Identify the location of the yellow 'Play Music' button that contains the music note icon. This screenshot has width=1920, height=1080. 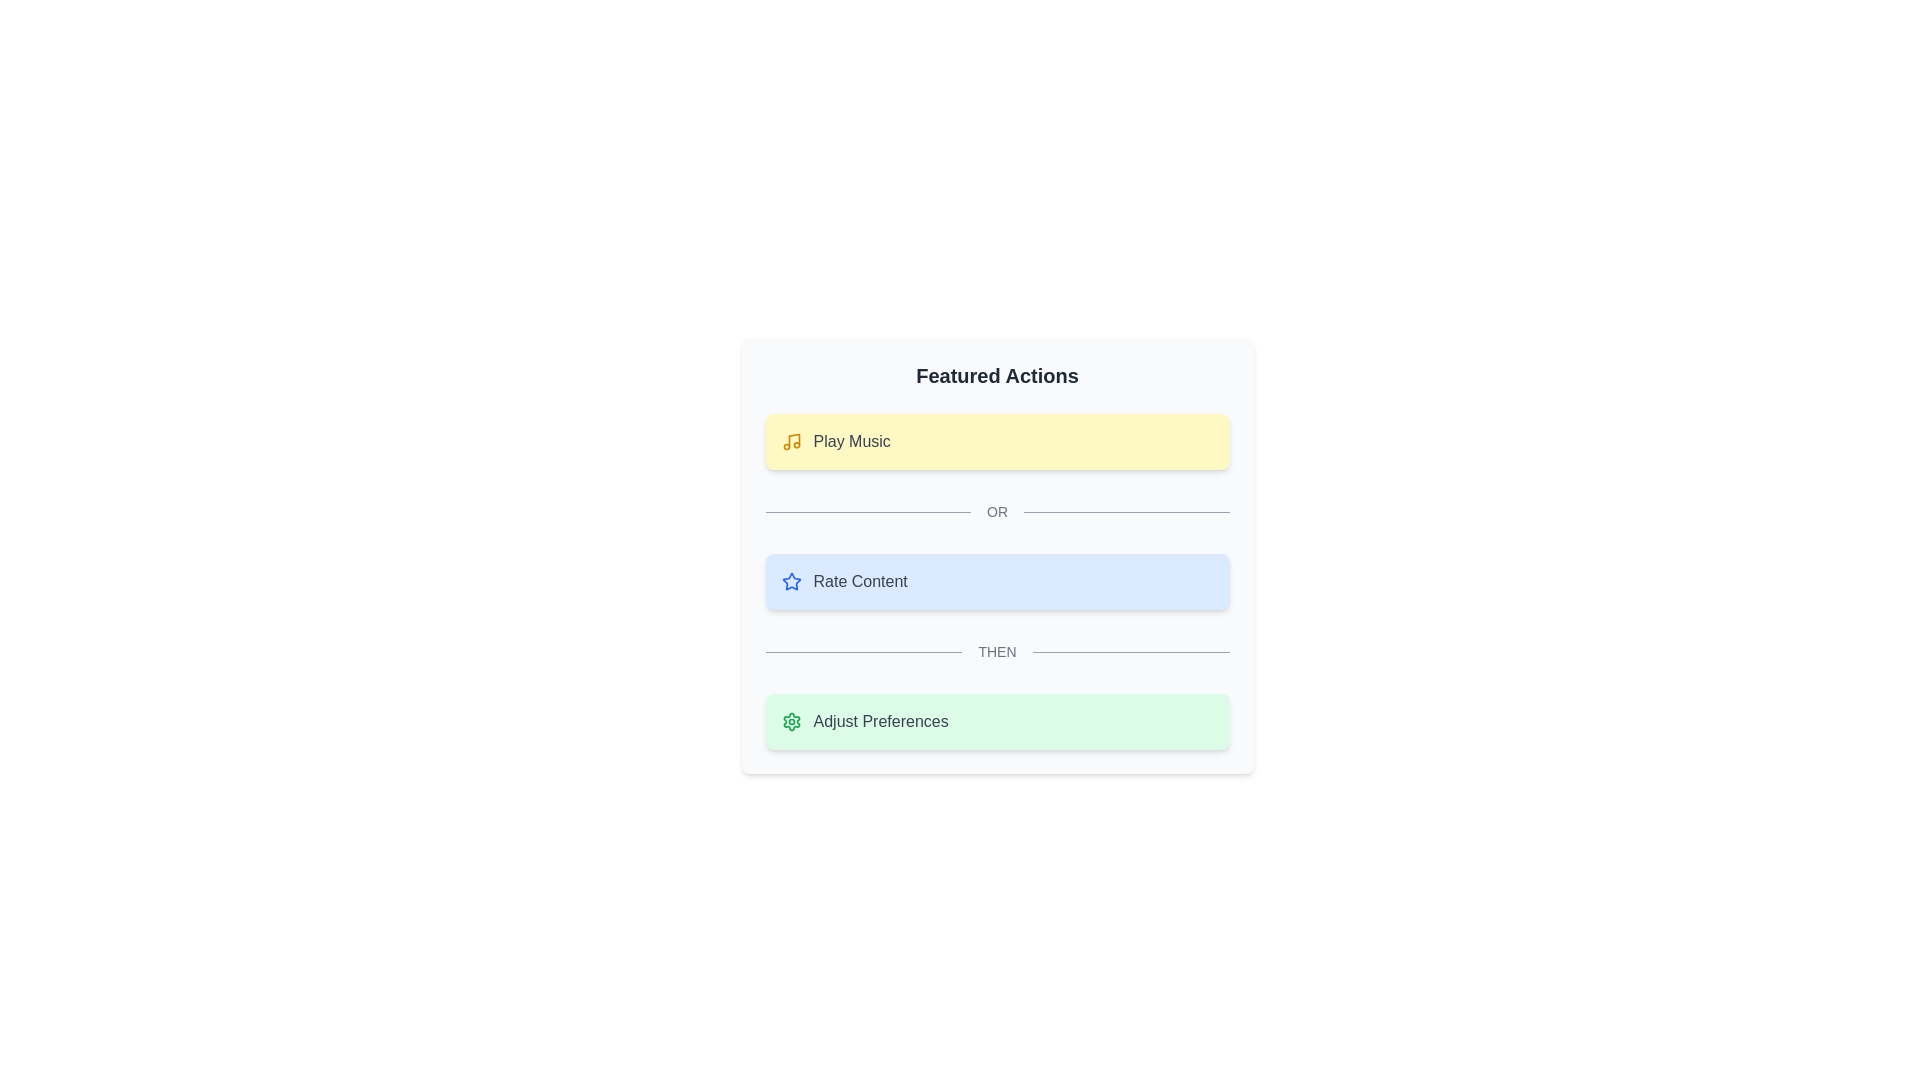
(790, 441).